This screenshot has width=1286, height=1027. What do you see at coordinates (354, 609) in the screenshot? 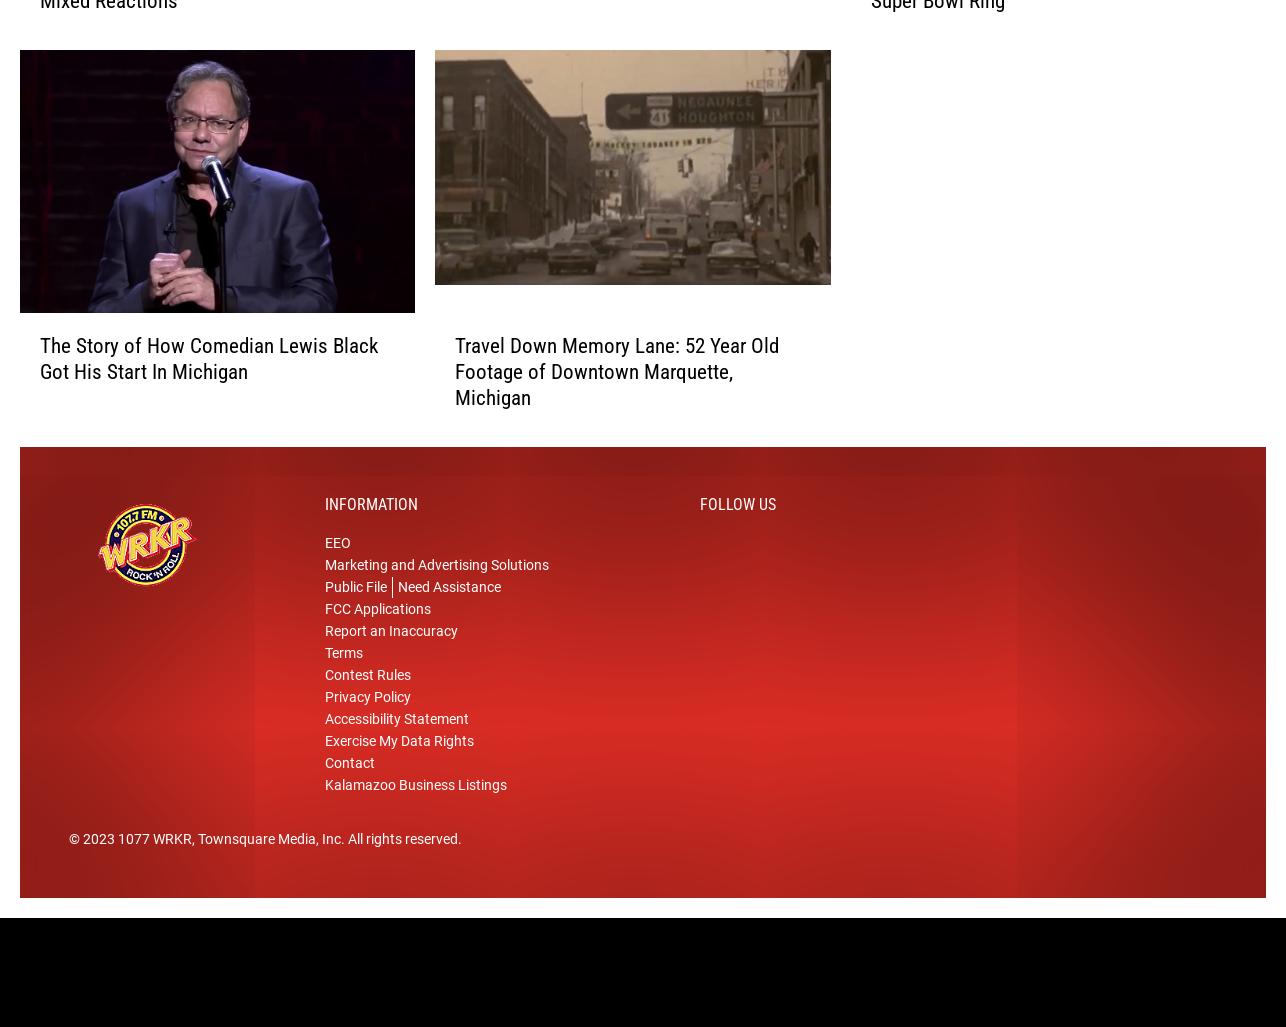
I see `'Public File'` at bounding box center [354, 609].